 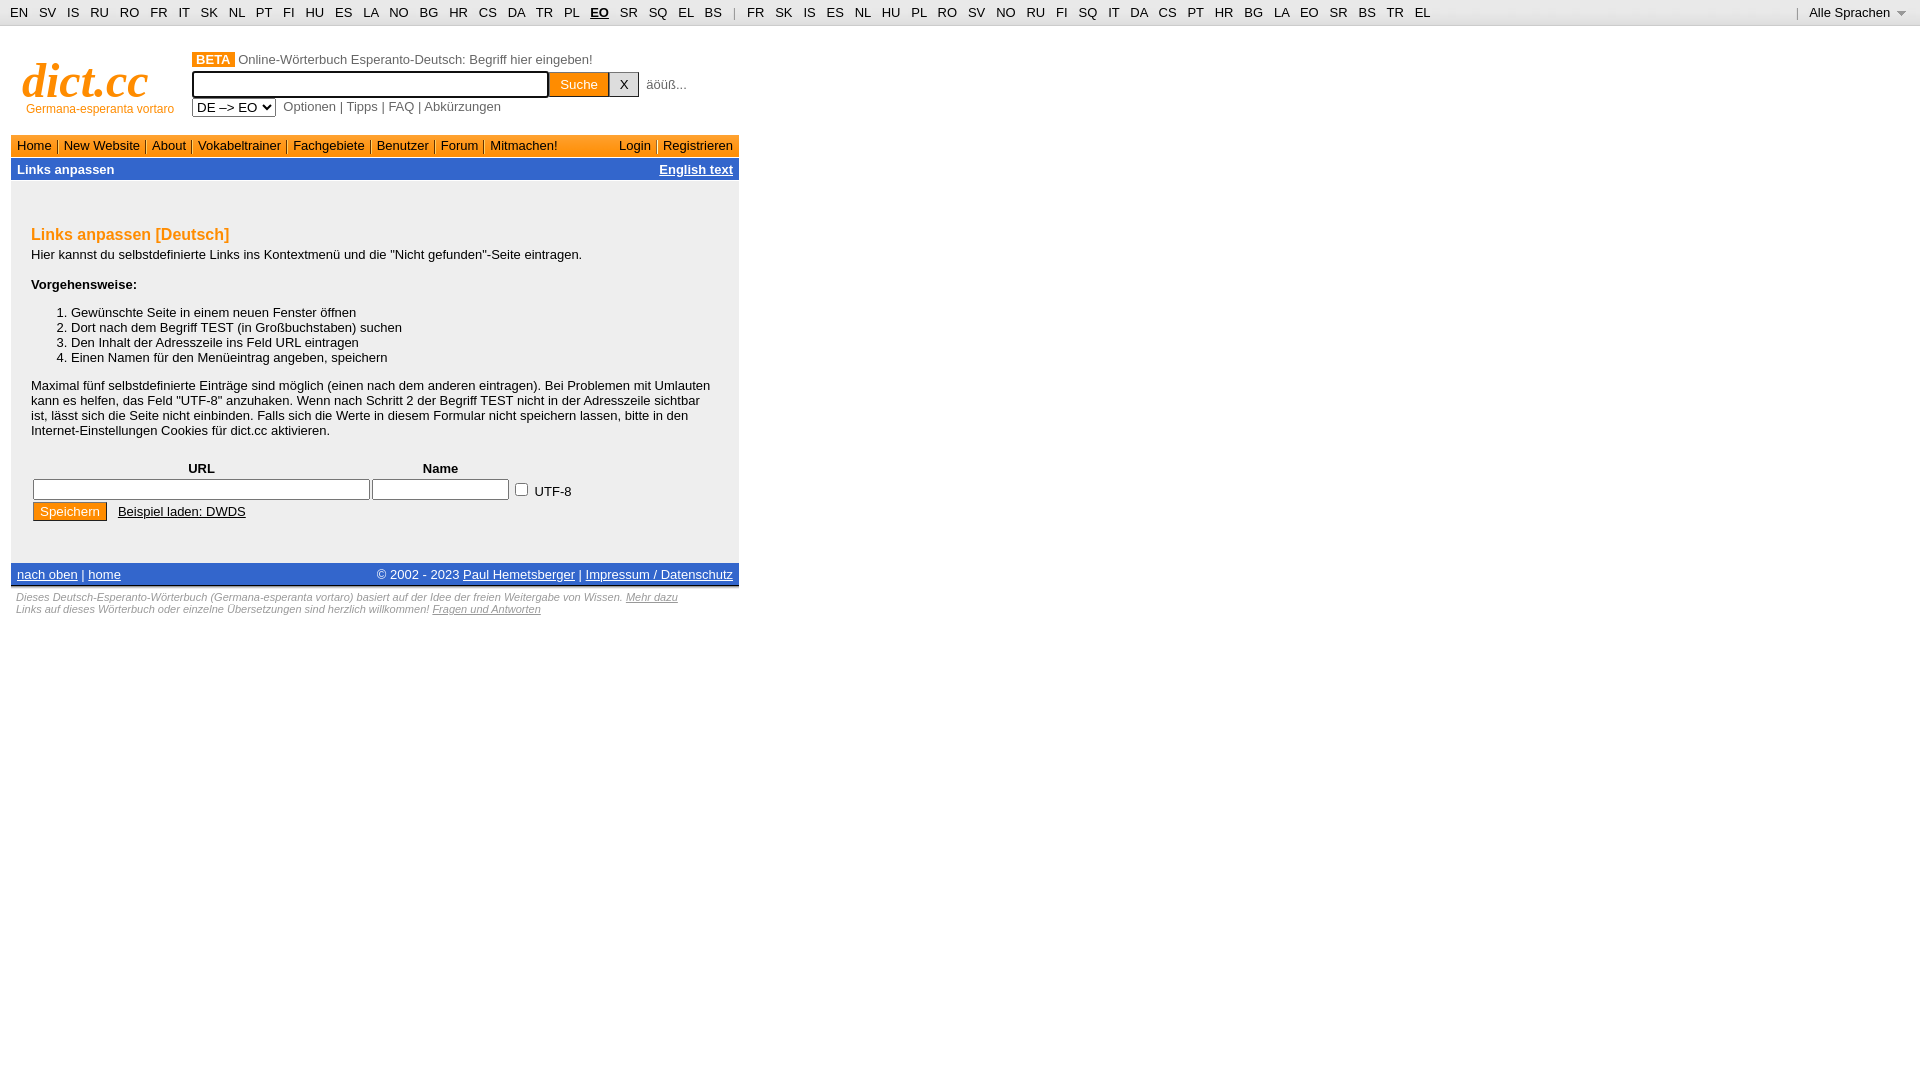 I want to click on 'DA', so click(x=1138, y=12).